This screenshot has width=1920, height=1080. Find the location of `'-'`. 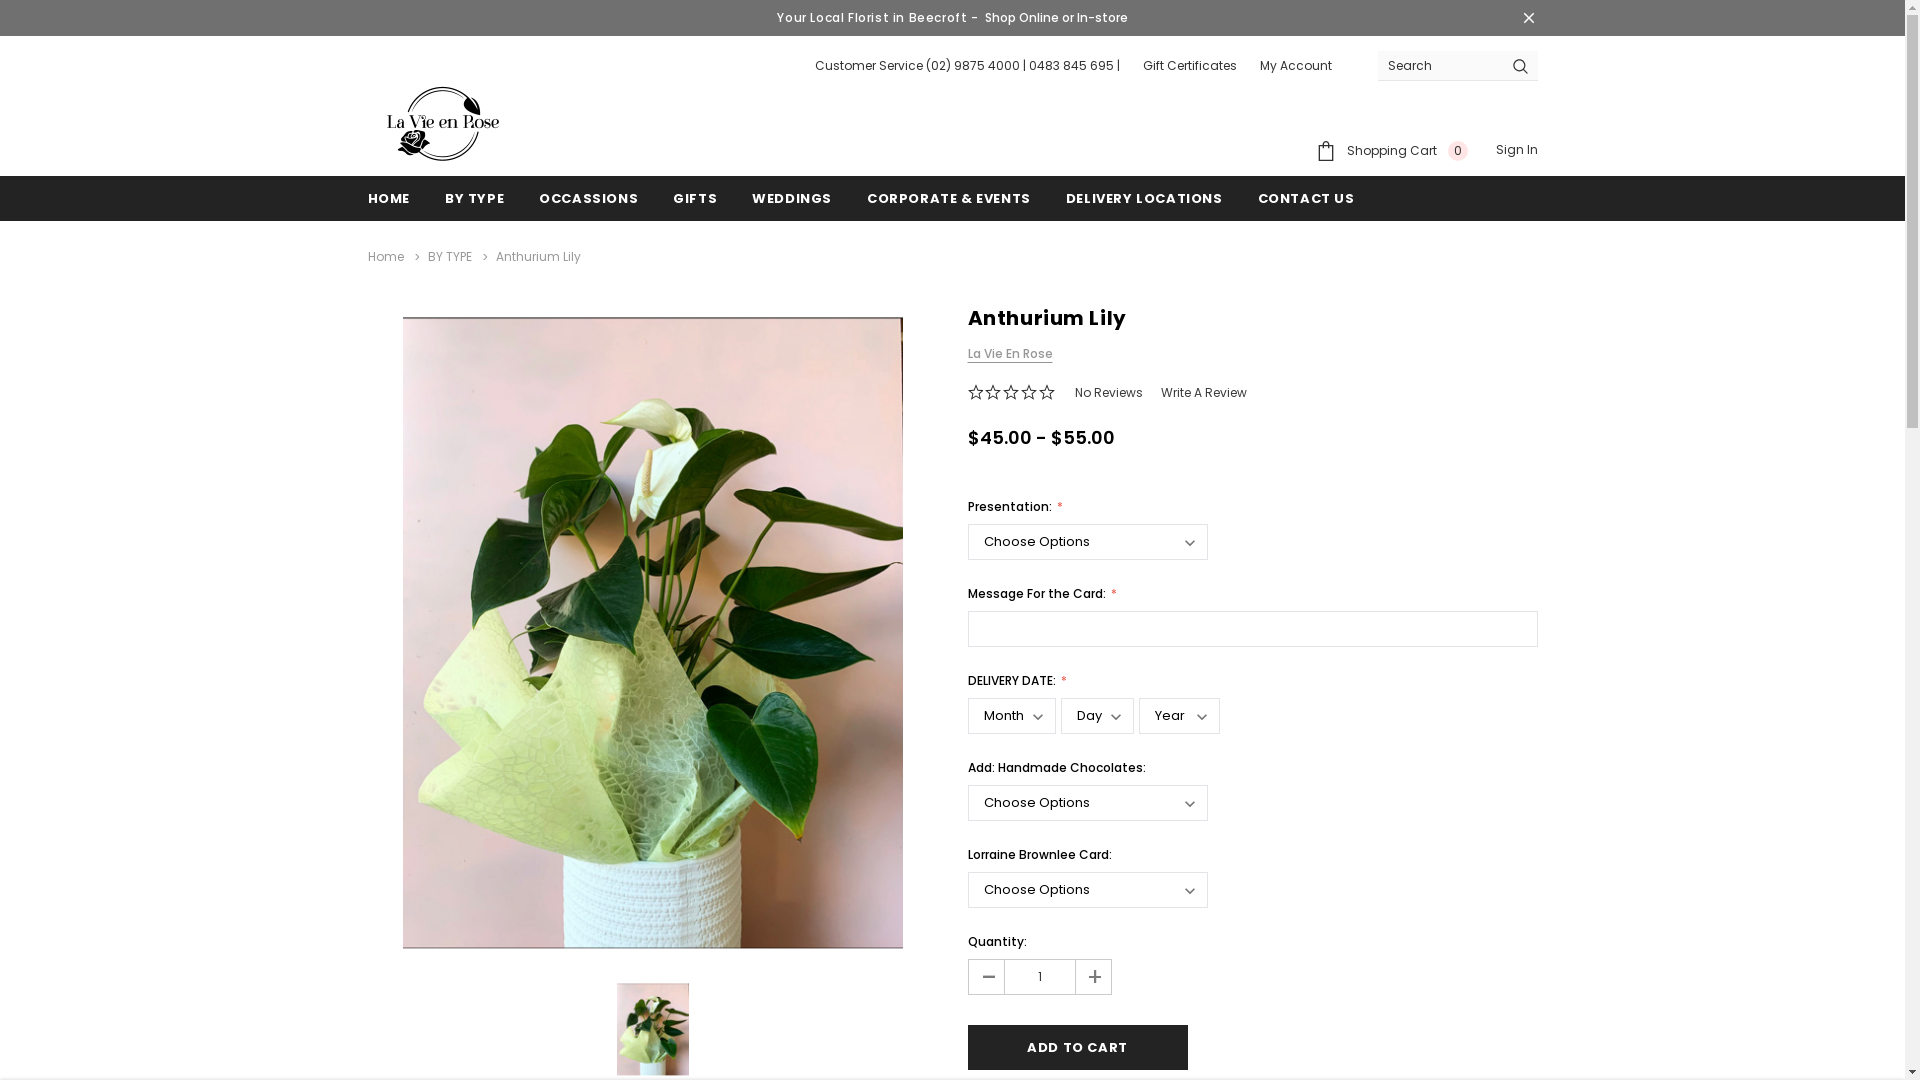

'-' is located at coordinates (985, 975).